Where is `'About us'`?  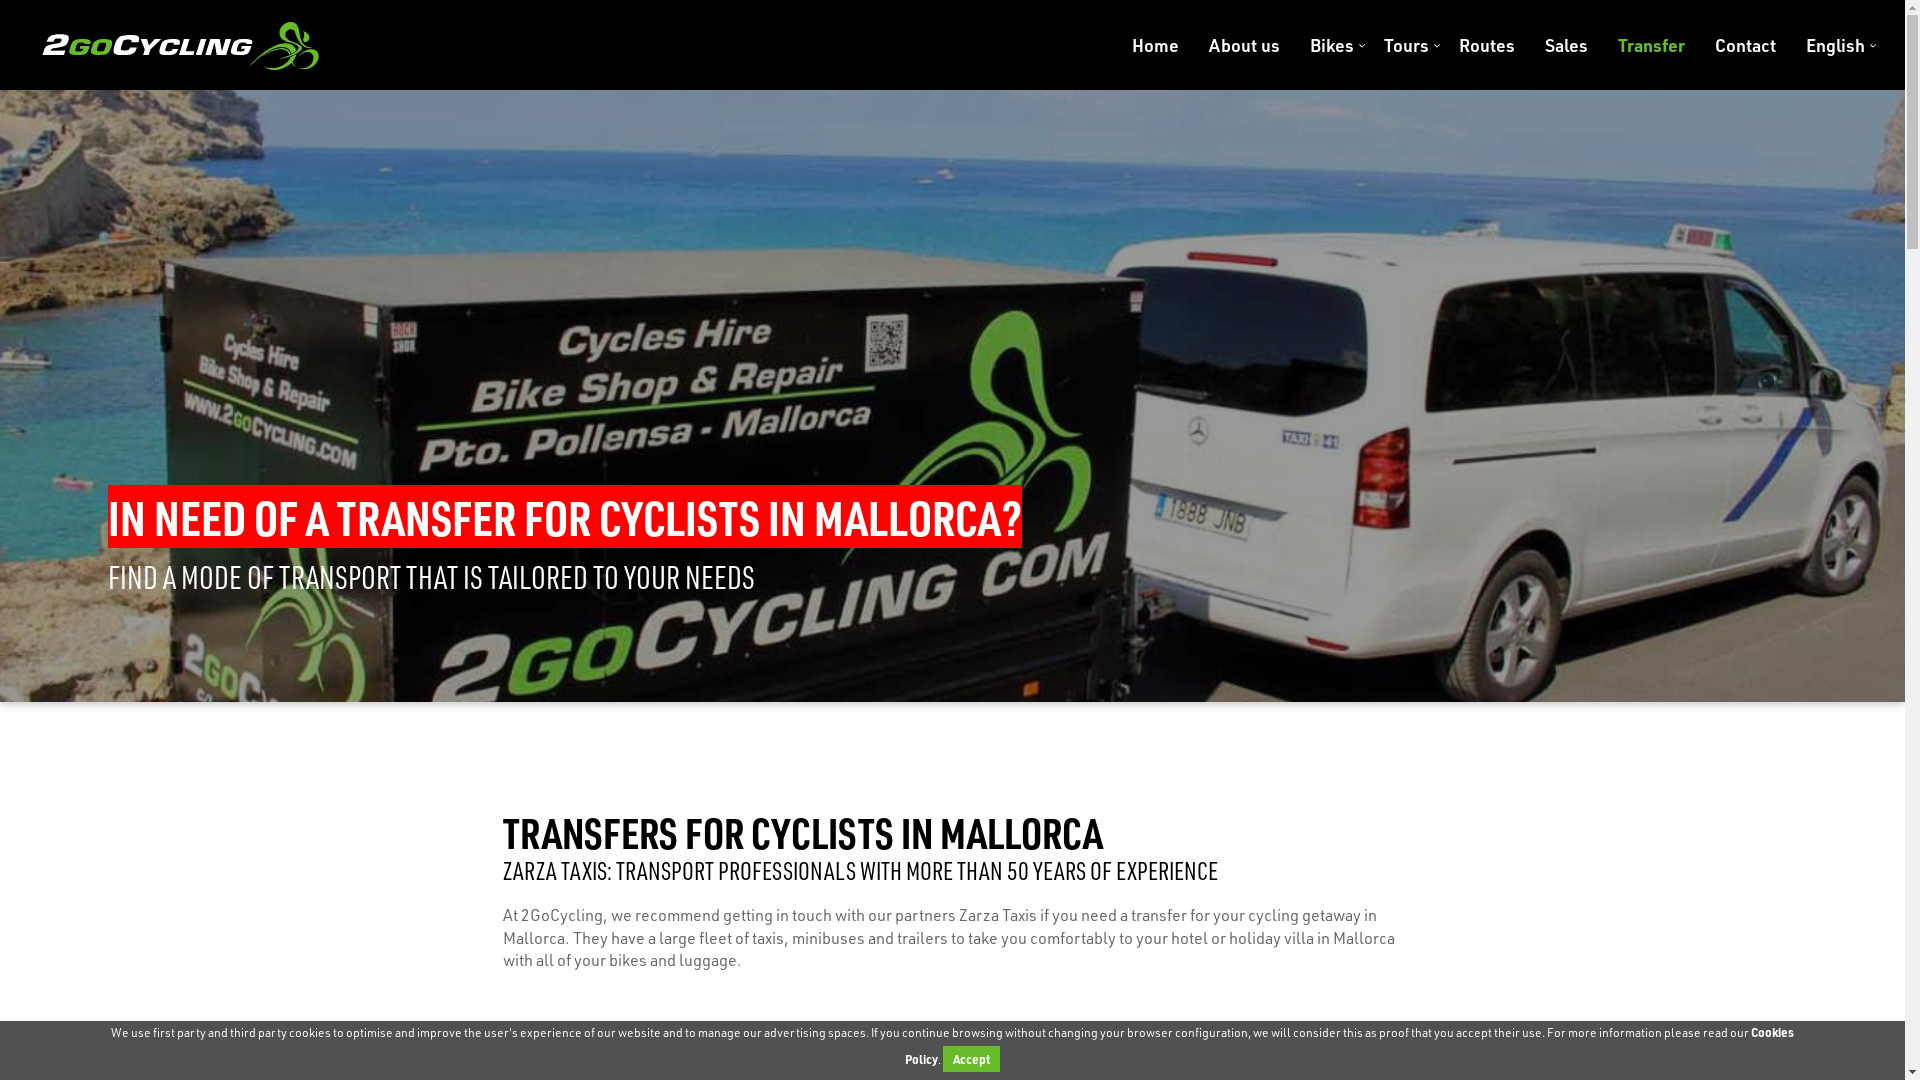
'About us' is located at coordinates (1243, 45).